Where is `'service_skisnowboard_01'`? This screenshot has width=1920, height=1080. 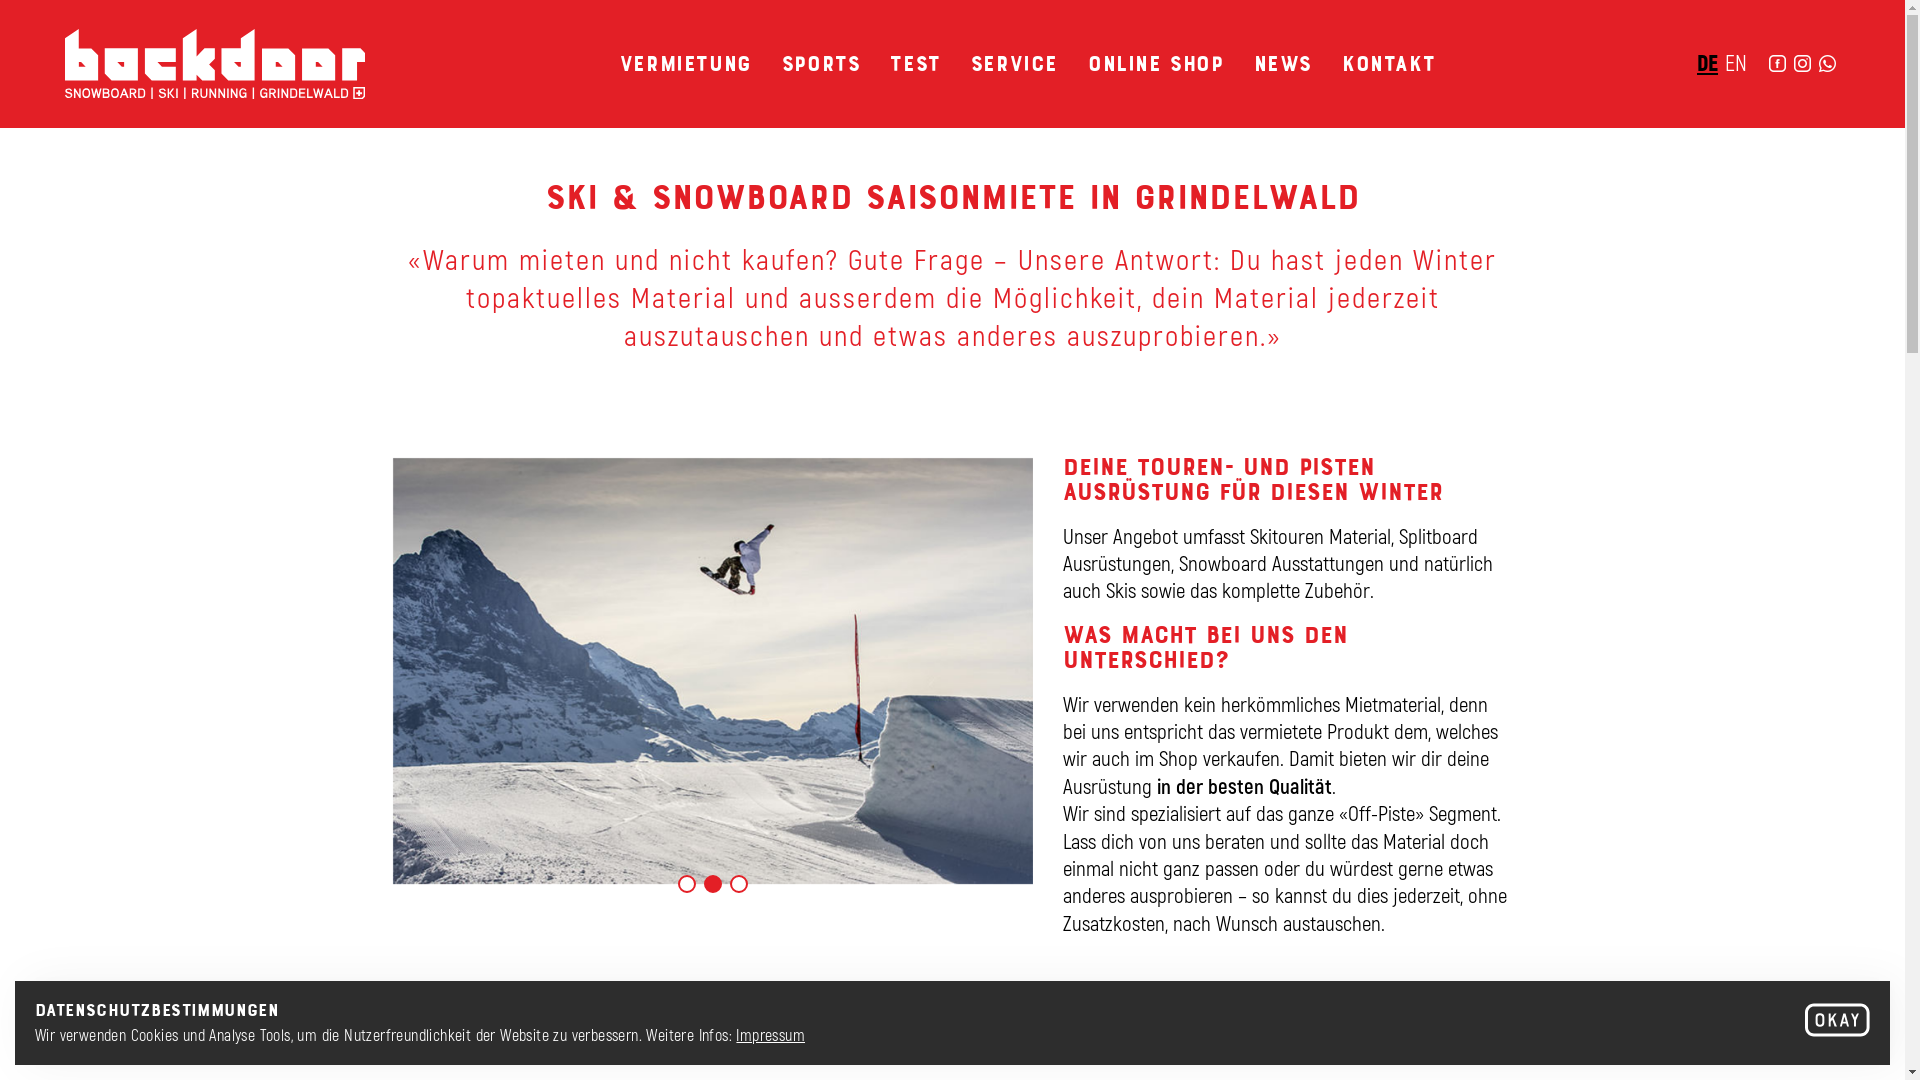
'service_skisnowboard_01' is located at coordinates (712, 671).